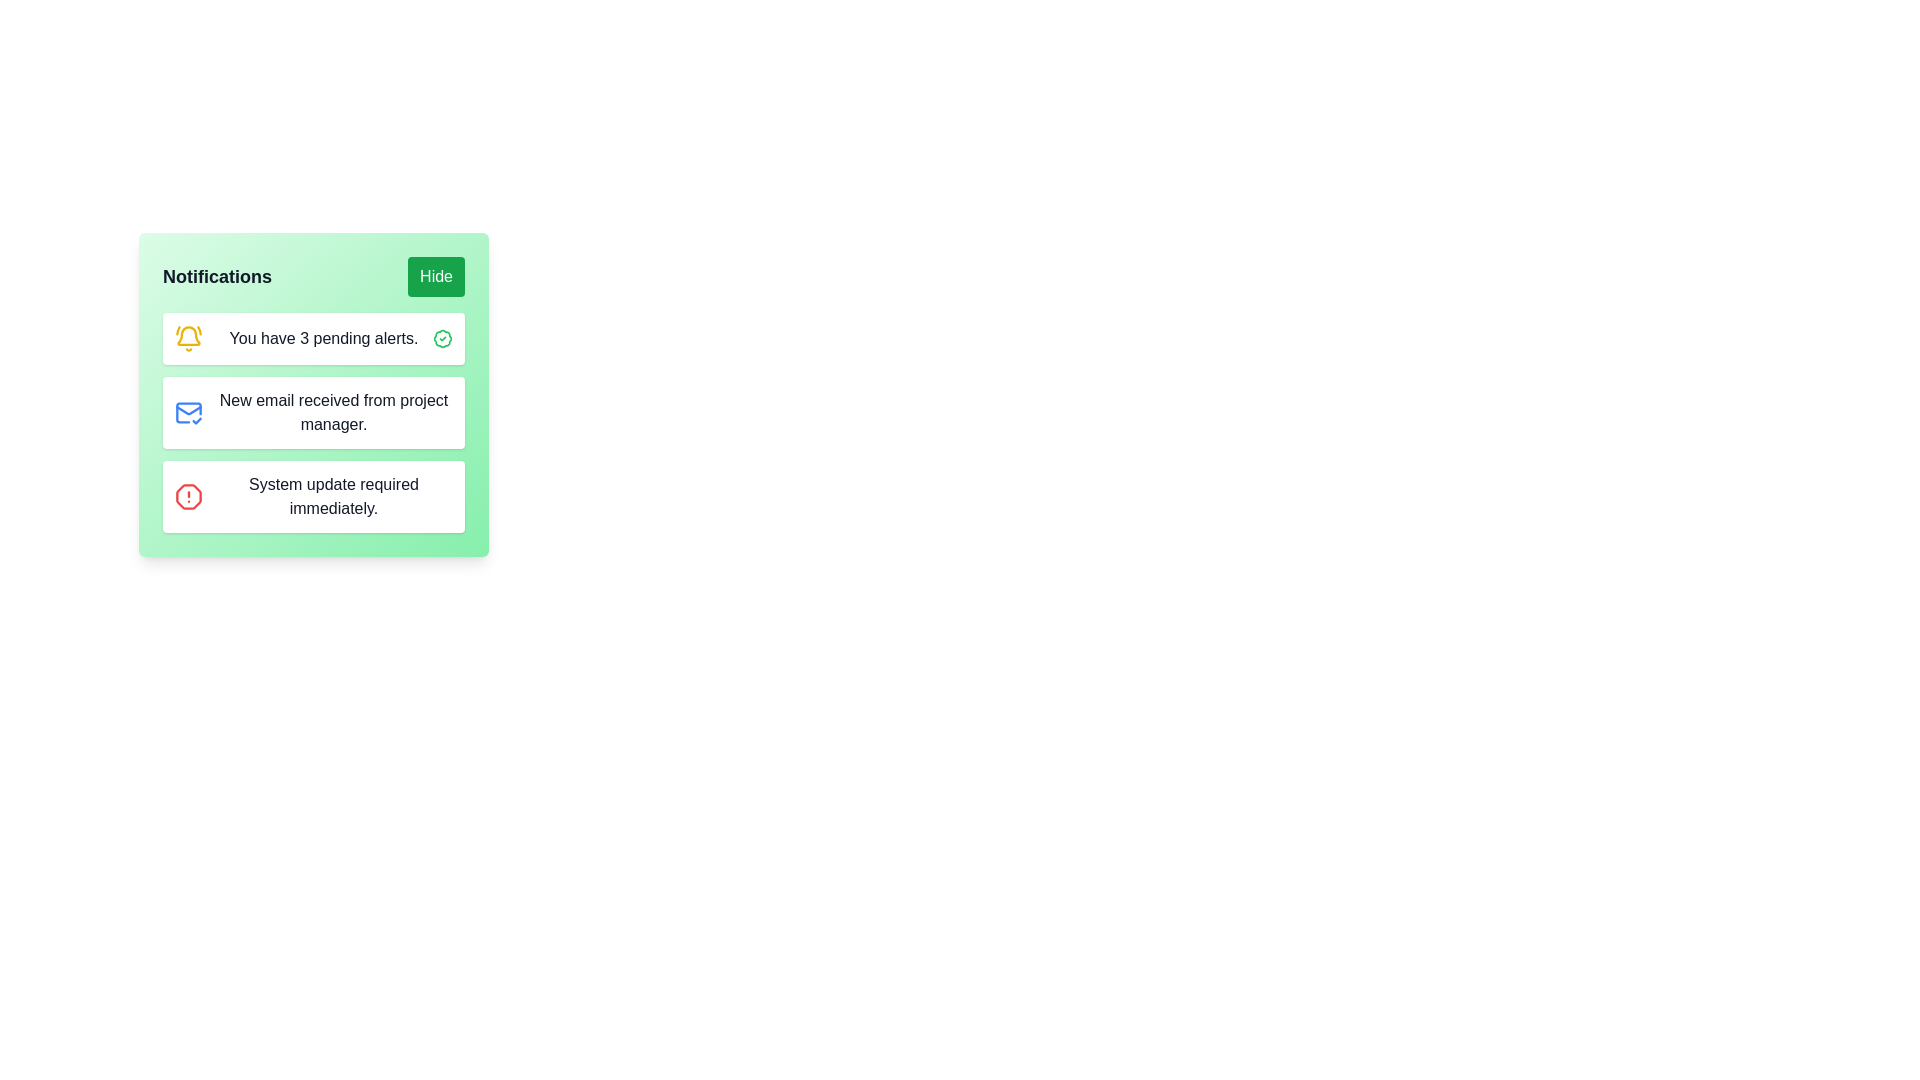  What do you see at coordinates (188, 411) in the screenshot?
I see `the email notification icon located in the second row of notifications, to the left of the text 'New email received from project manager'` at bounding box center [188, 411].